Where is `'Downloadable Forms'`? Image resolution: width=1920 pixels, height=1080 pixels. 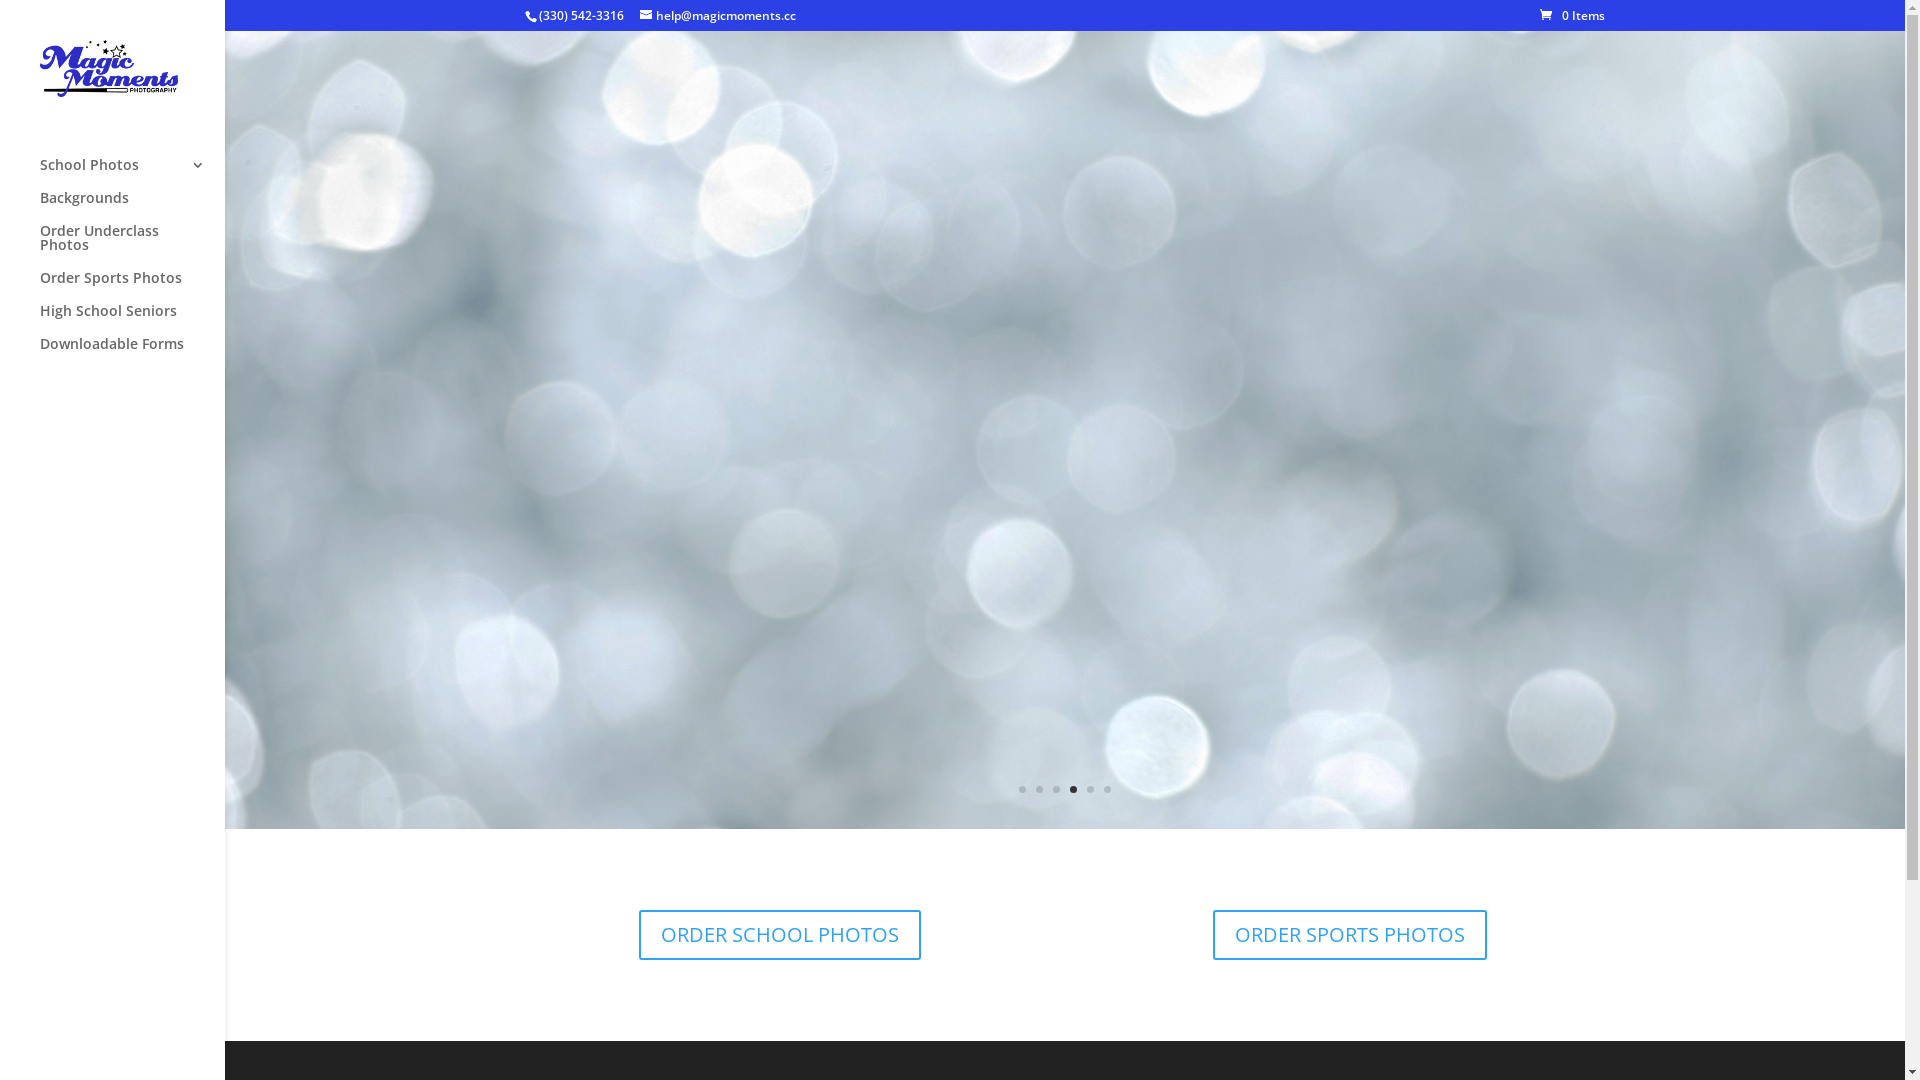
'Downloadable Forms' is located at coordinates (131, 352).